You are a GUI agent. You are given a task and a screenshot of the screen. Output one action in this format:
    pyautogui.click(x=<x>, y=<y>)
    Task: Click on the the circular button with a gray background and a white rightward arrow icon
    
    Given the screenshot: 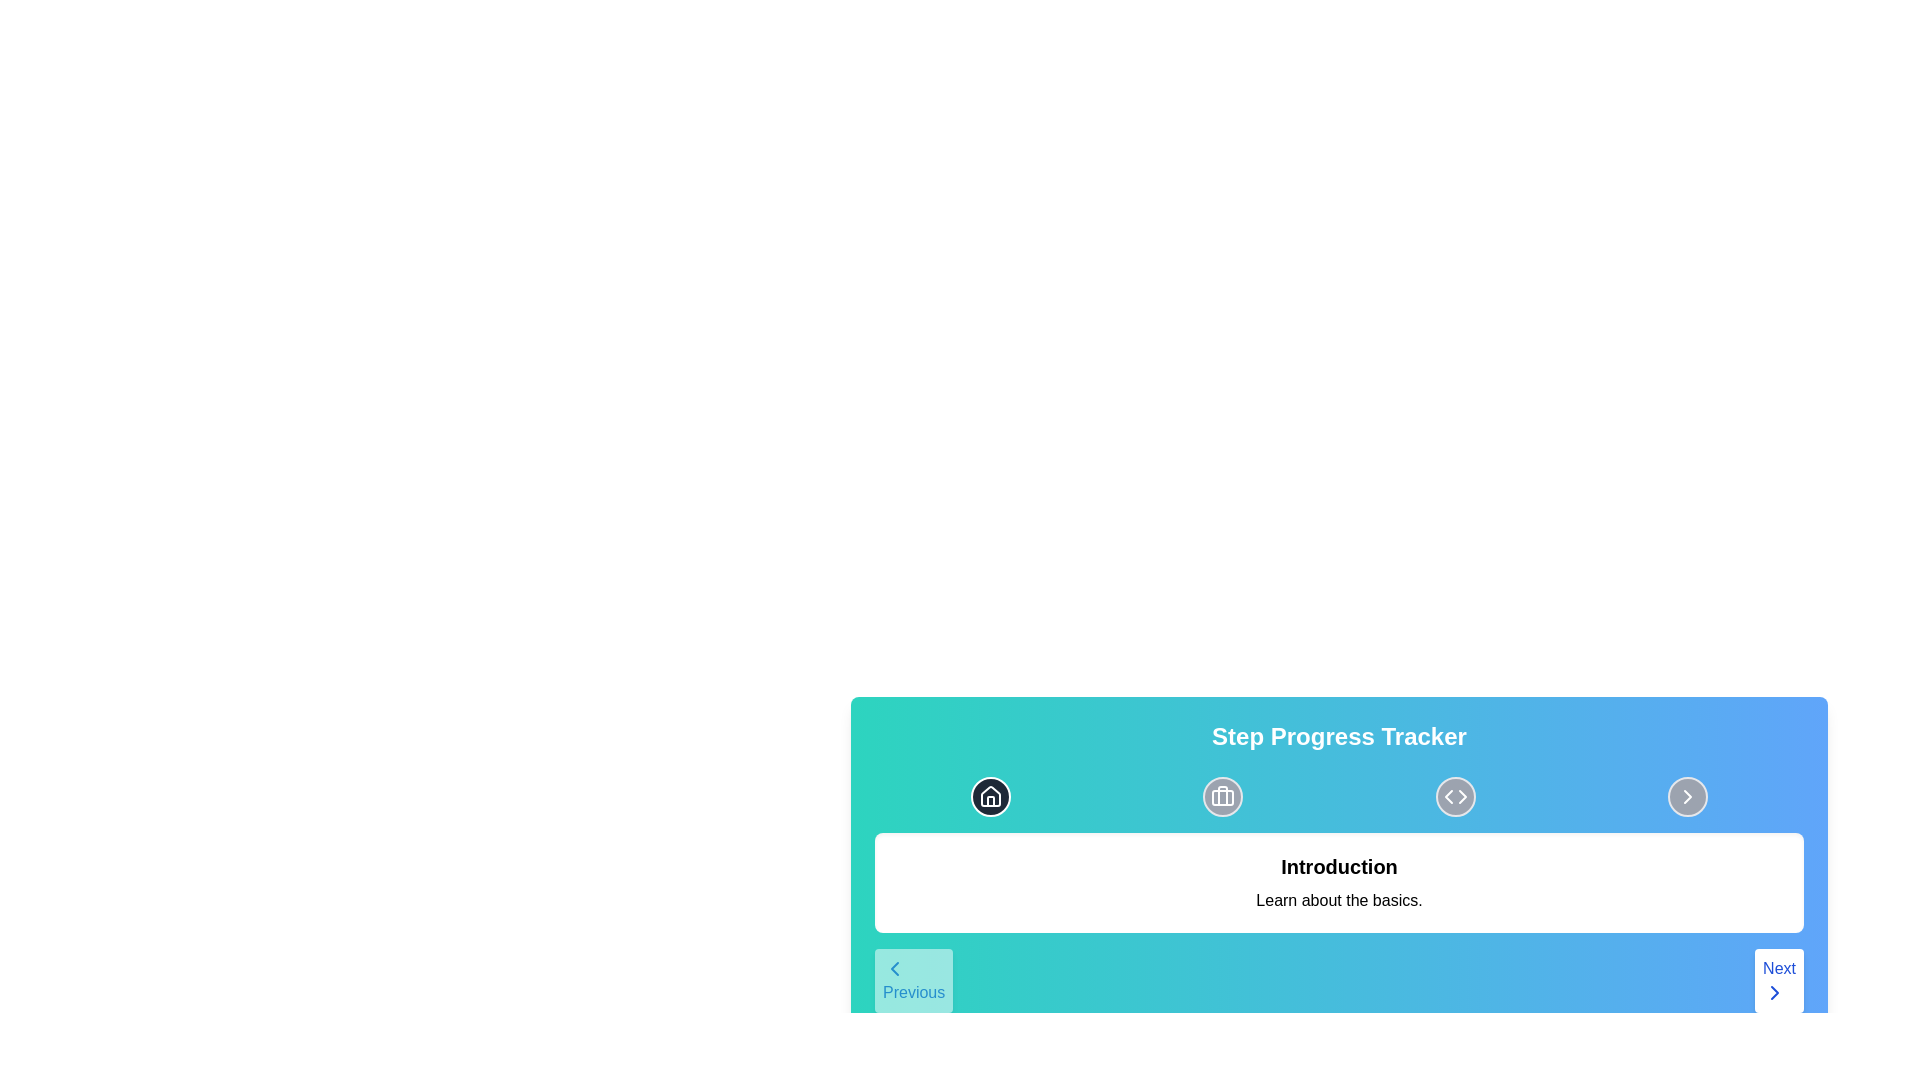 What is the action you would take?
    pyautogui.click(x=1686, y=796)
    